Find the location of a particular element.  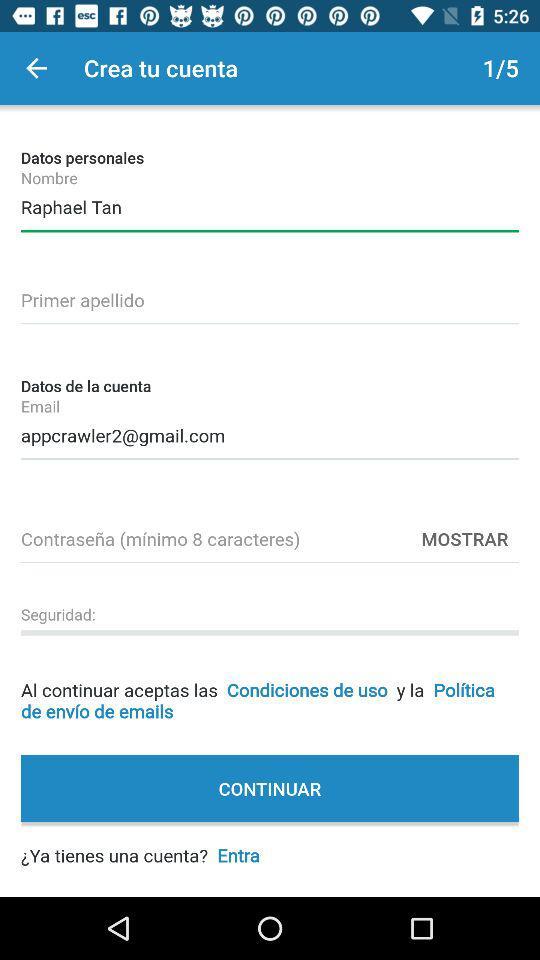

item next to the crea tu cuenta is located at coordinates (36, 68).